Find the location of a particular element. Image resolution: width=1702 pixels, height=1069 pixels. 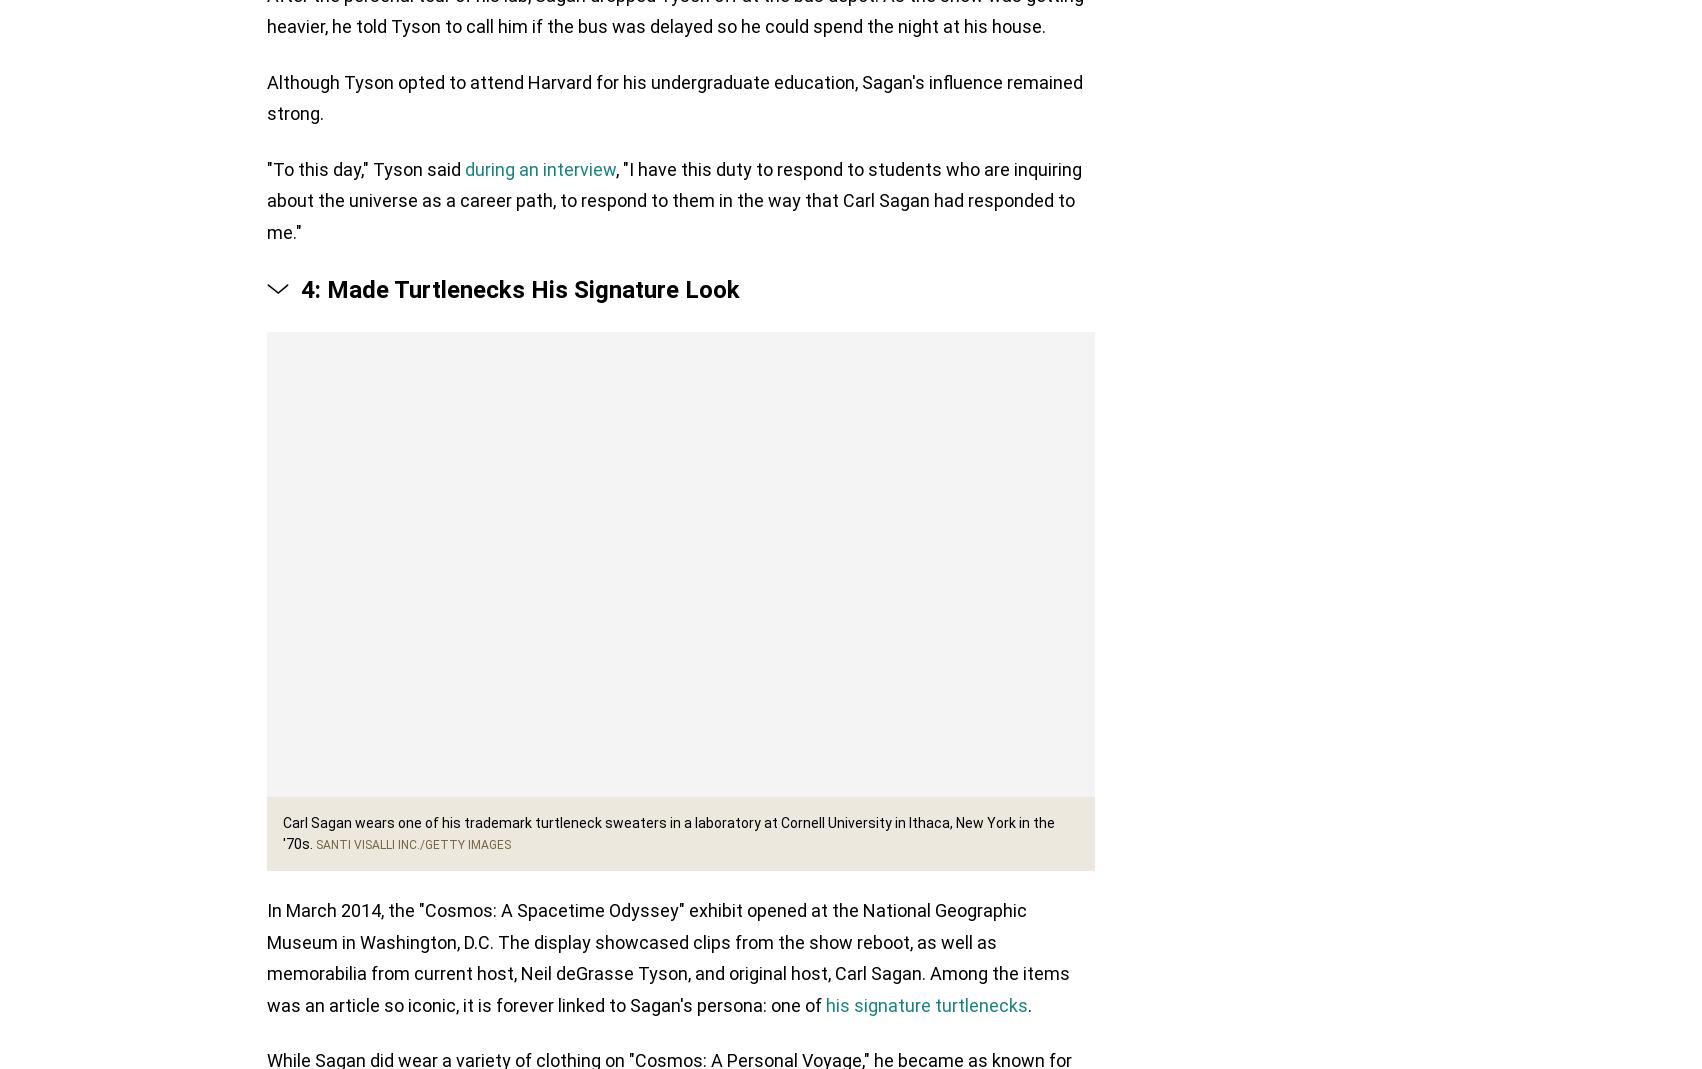

'In March 2014, the "Cosmos: A Spacetime Odyssey" exhibit opened at the National Geographic Museum in Washington, D.C. The display showcased clips from the show reboot, as well as memorabilia from current host, Neil deGrasse Tyson, and original host, Carl Sagan. Among the items was an article so iconic, it is forever linked to Sagan's persona: one of' is located at coordinates (668, 959).